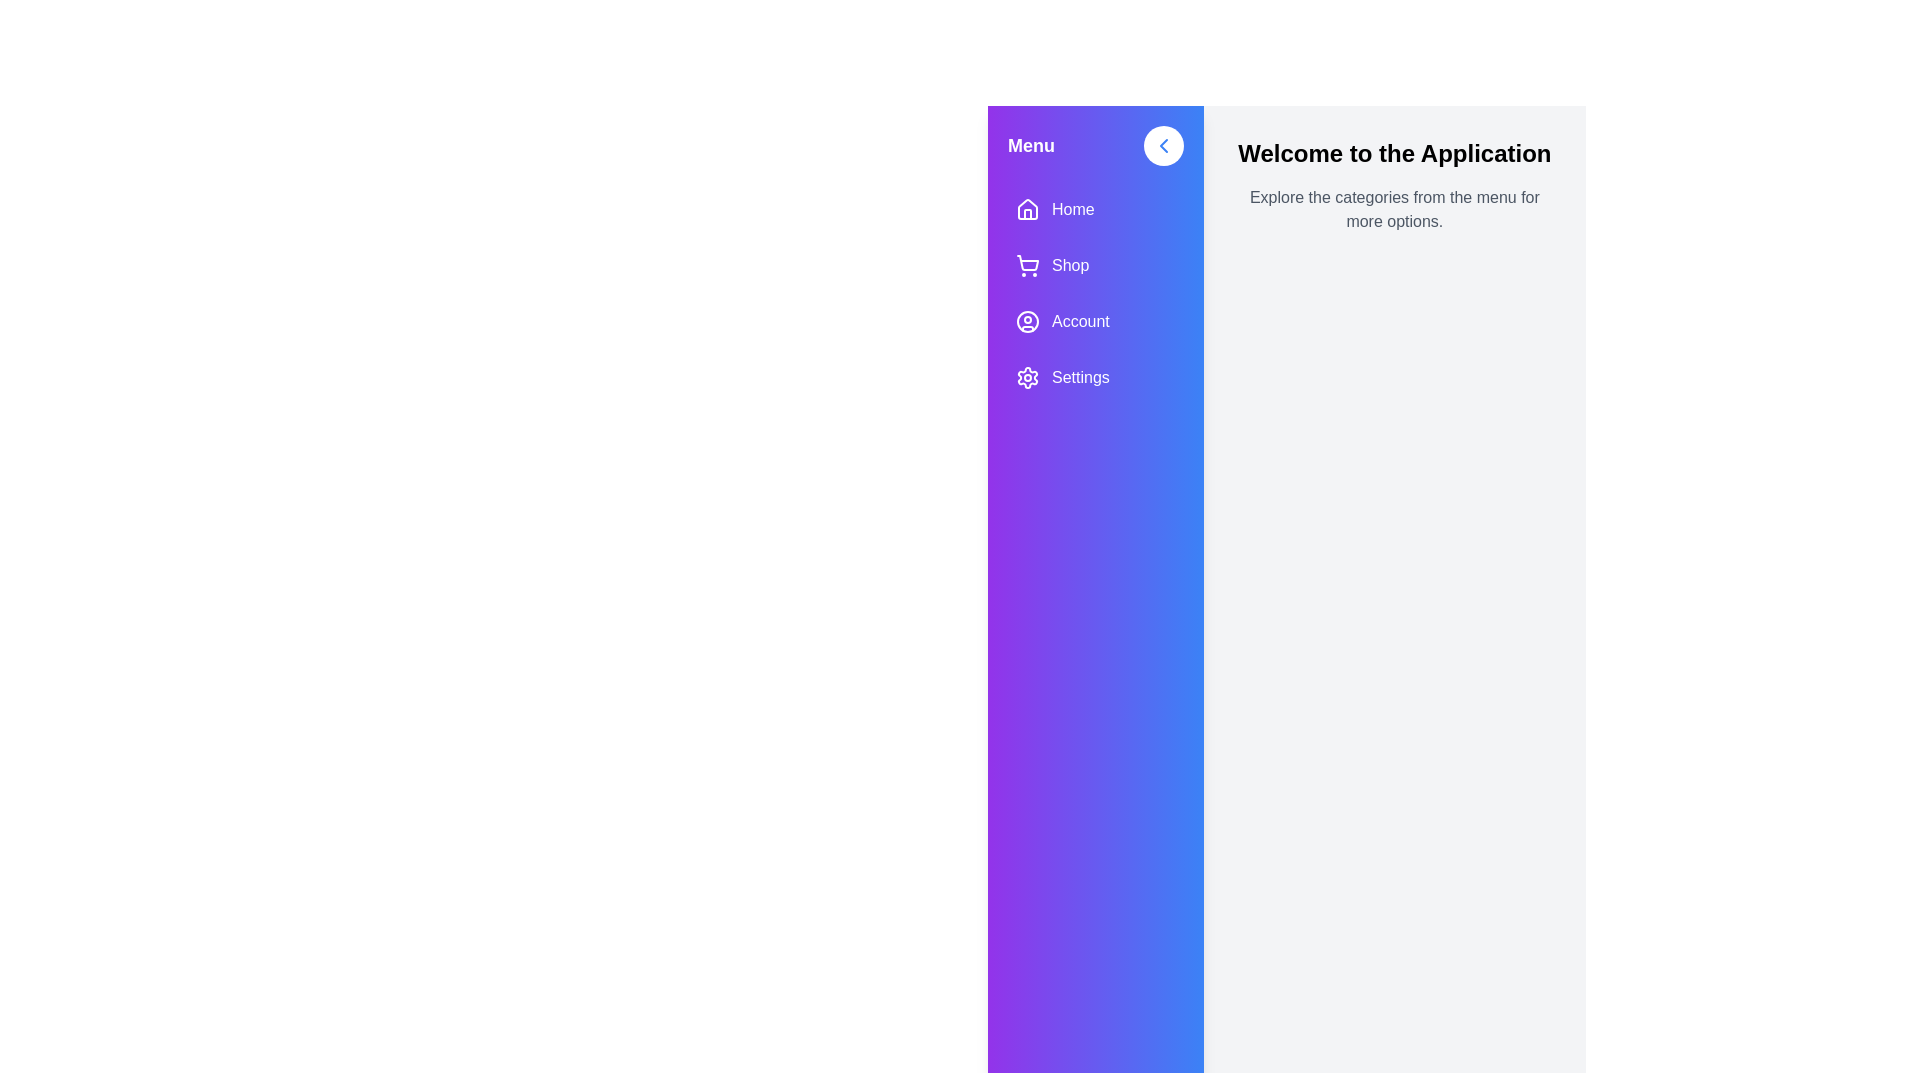  What do you see at coordinates (1027, 214) in the screenshot?
I see `the lower portion of the house-shaped graphical component next to the 'Home' label in the sidebar` at bounding box center [1027, 214].